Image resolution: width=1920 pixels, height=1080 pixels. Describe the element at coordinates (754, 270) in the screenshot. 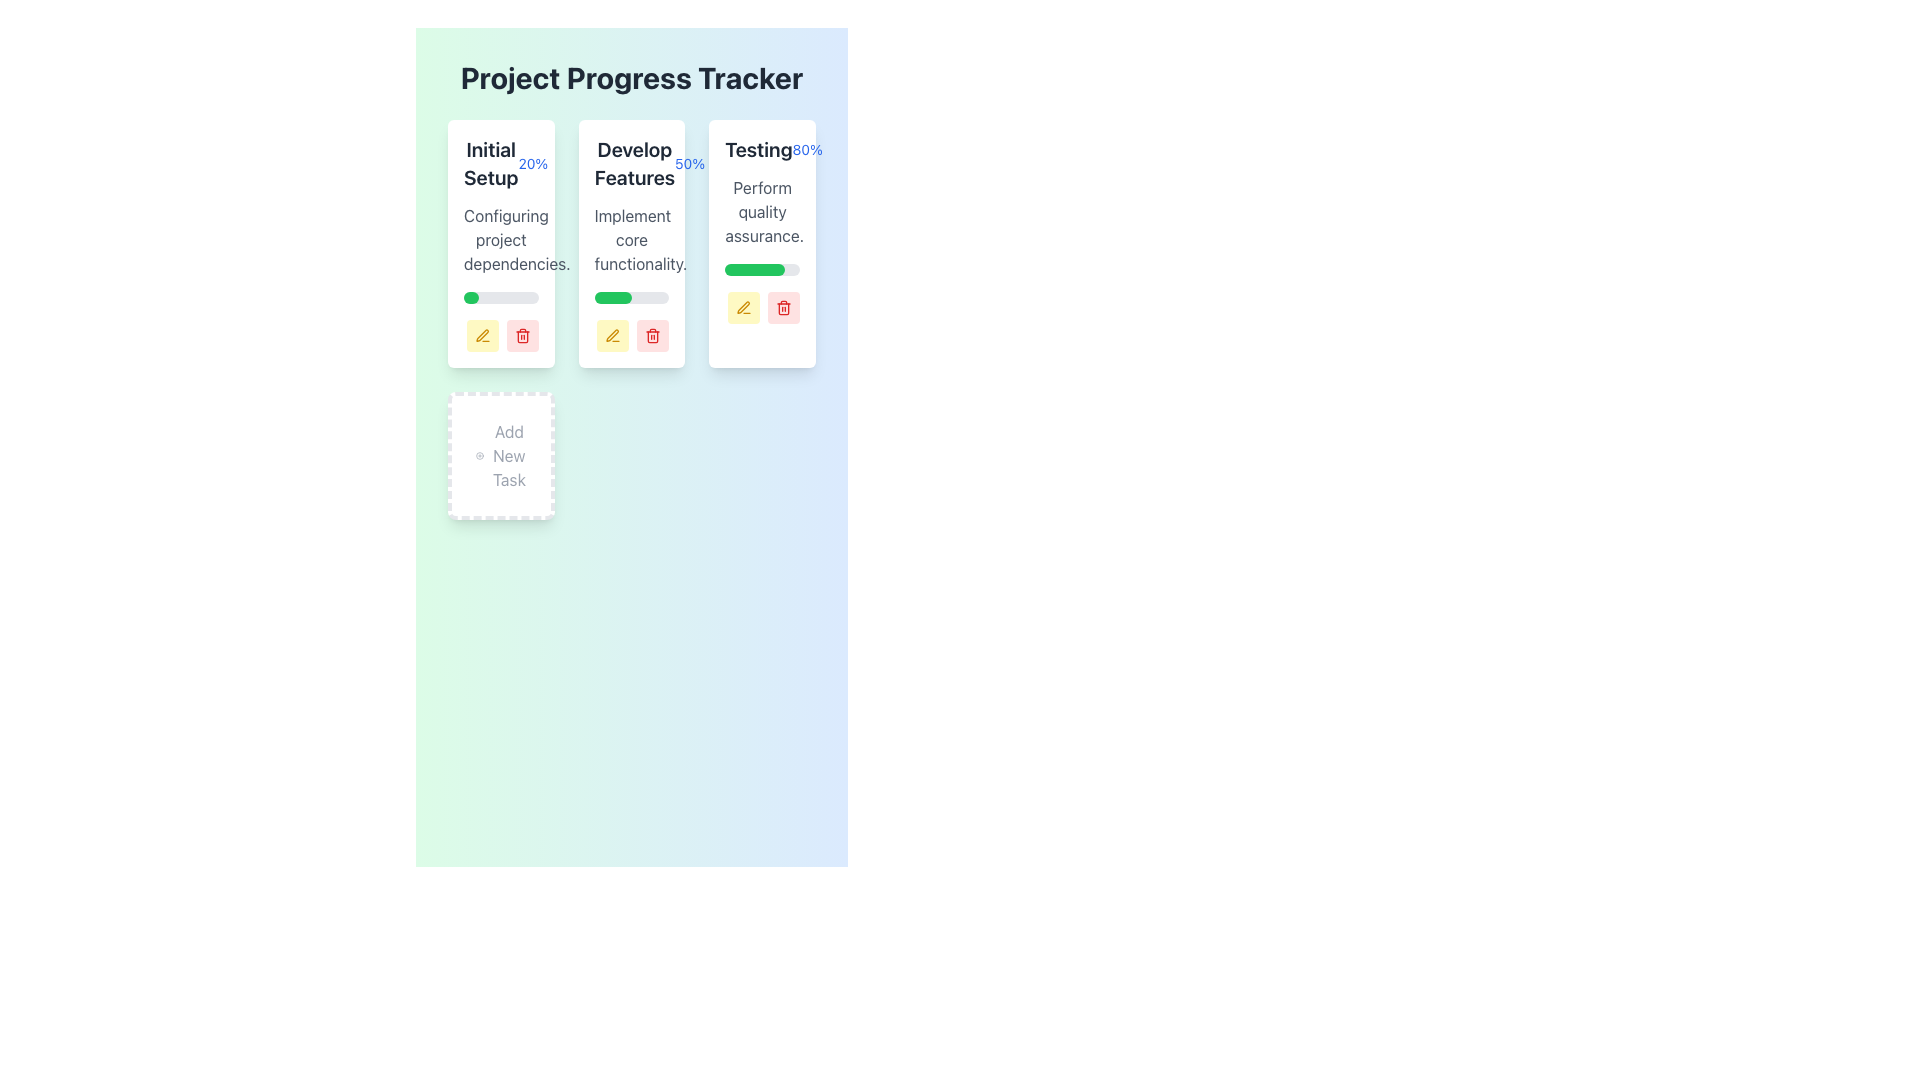

I see `the graphical representation of the green progress bar filler segment within the 'Testing' section of the task management interface` at that location.